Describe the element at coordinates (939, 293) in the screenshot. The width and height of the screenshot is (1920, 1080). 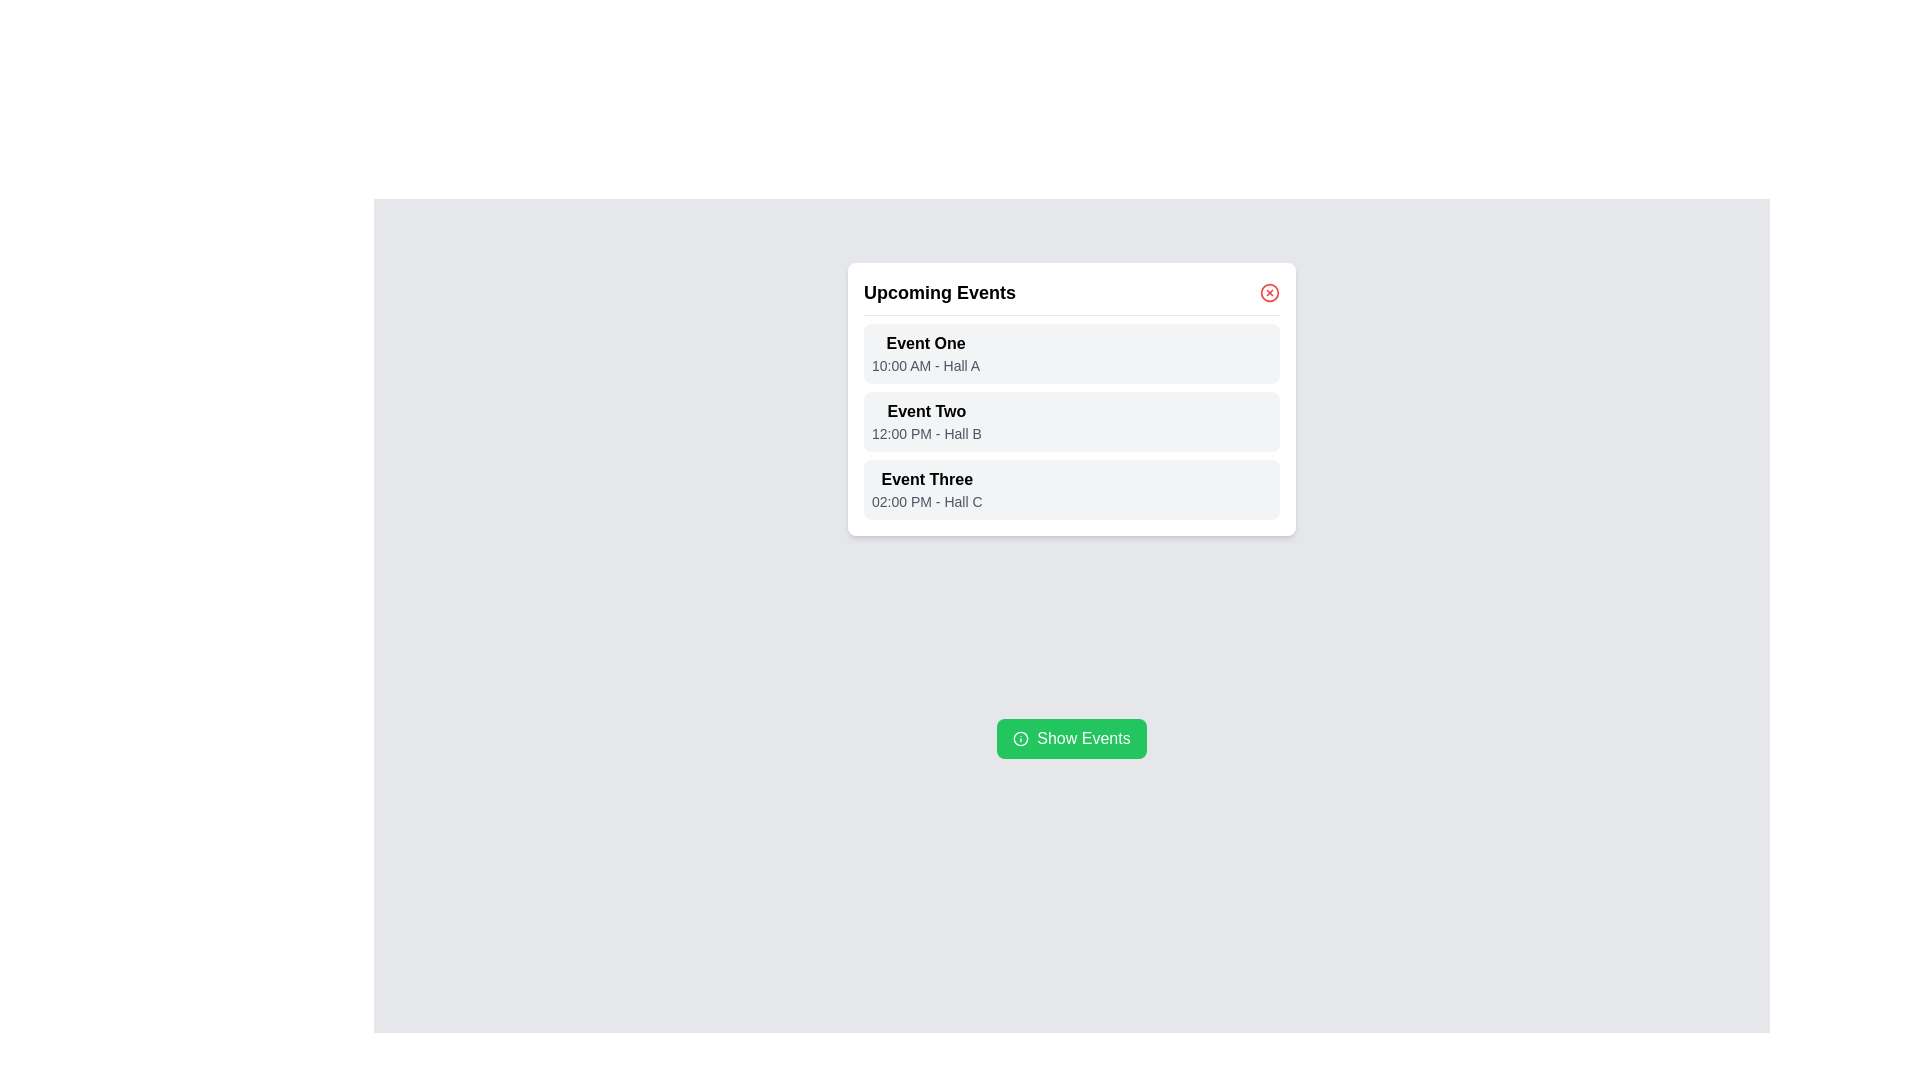
I see `the 'Upcoming Events' header Text Label by moving the cursor to its center point` at that location.